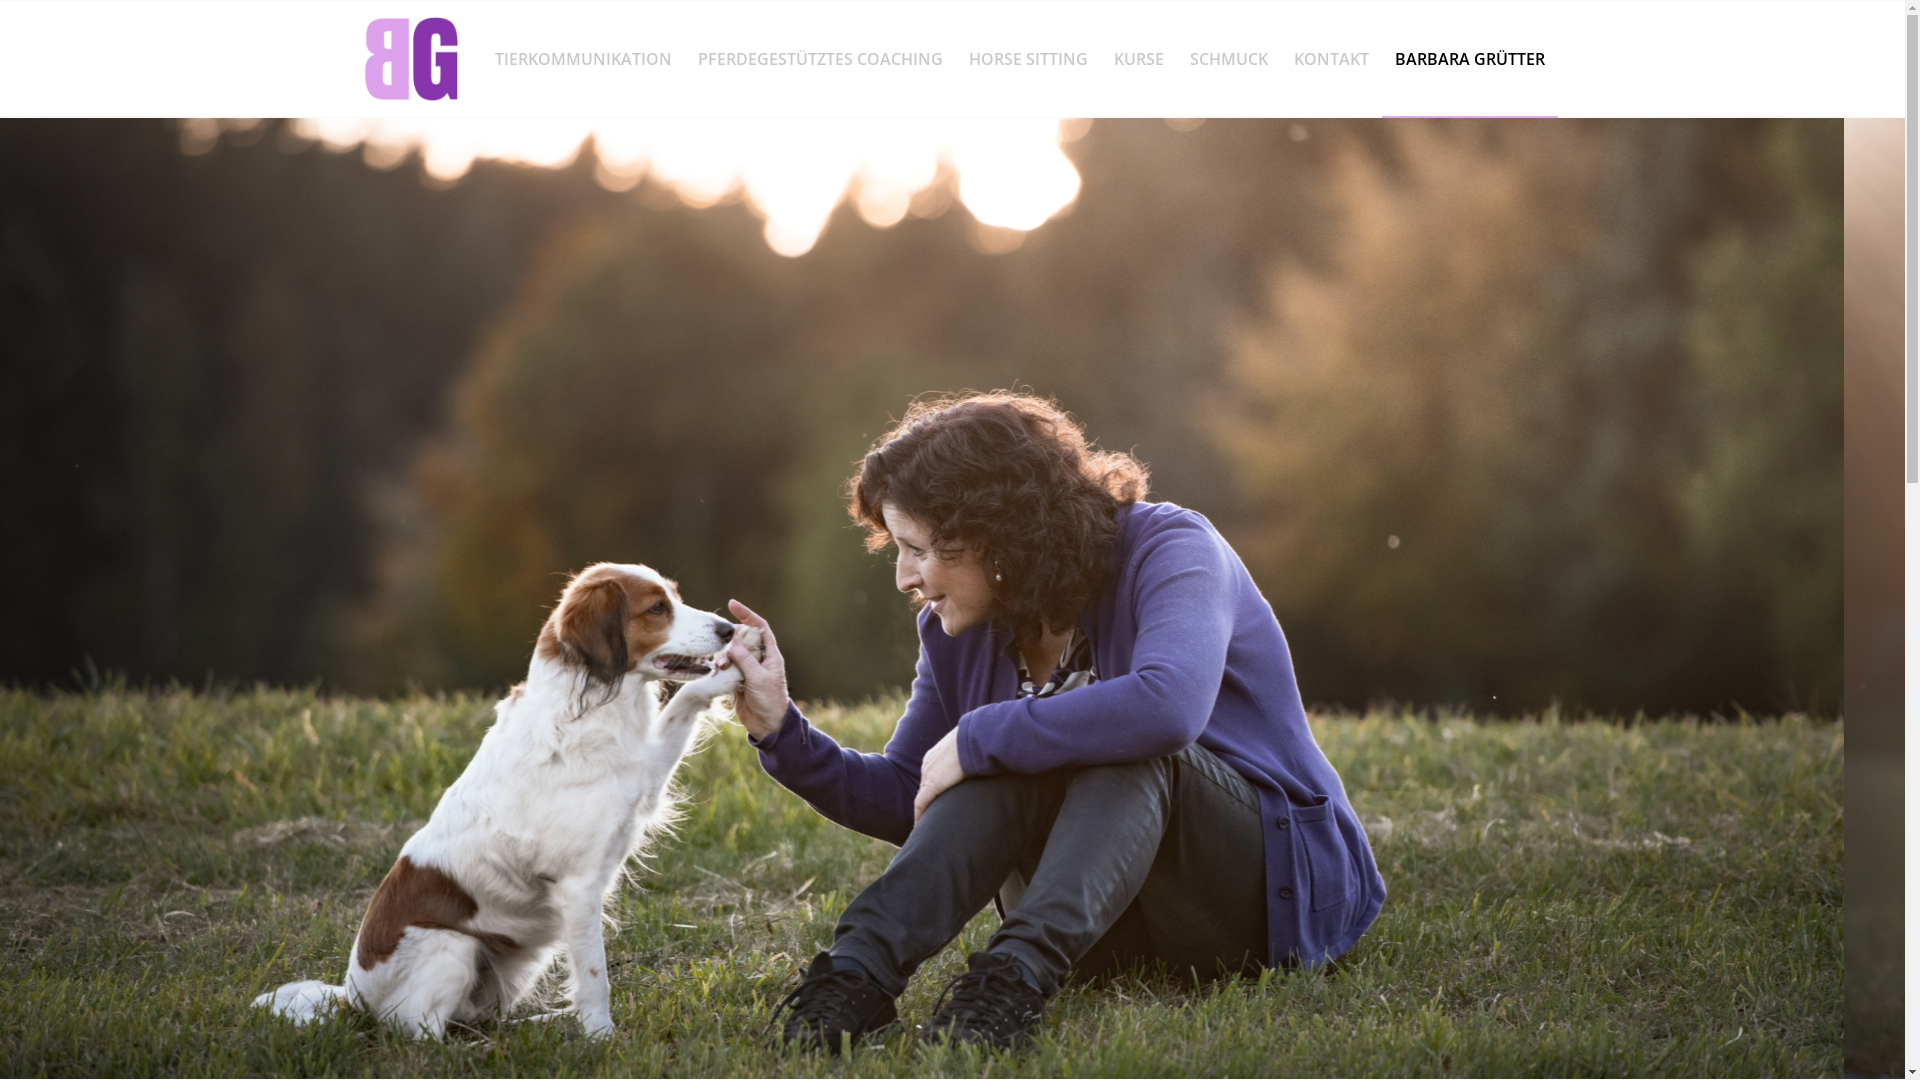 This screenshot has height=1080, width=1920. Describe the element at coordinates (1330, 57) in the screenshot. I see `'KONTAKT'` at that location.